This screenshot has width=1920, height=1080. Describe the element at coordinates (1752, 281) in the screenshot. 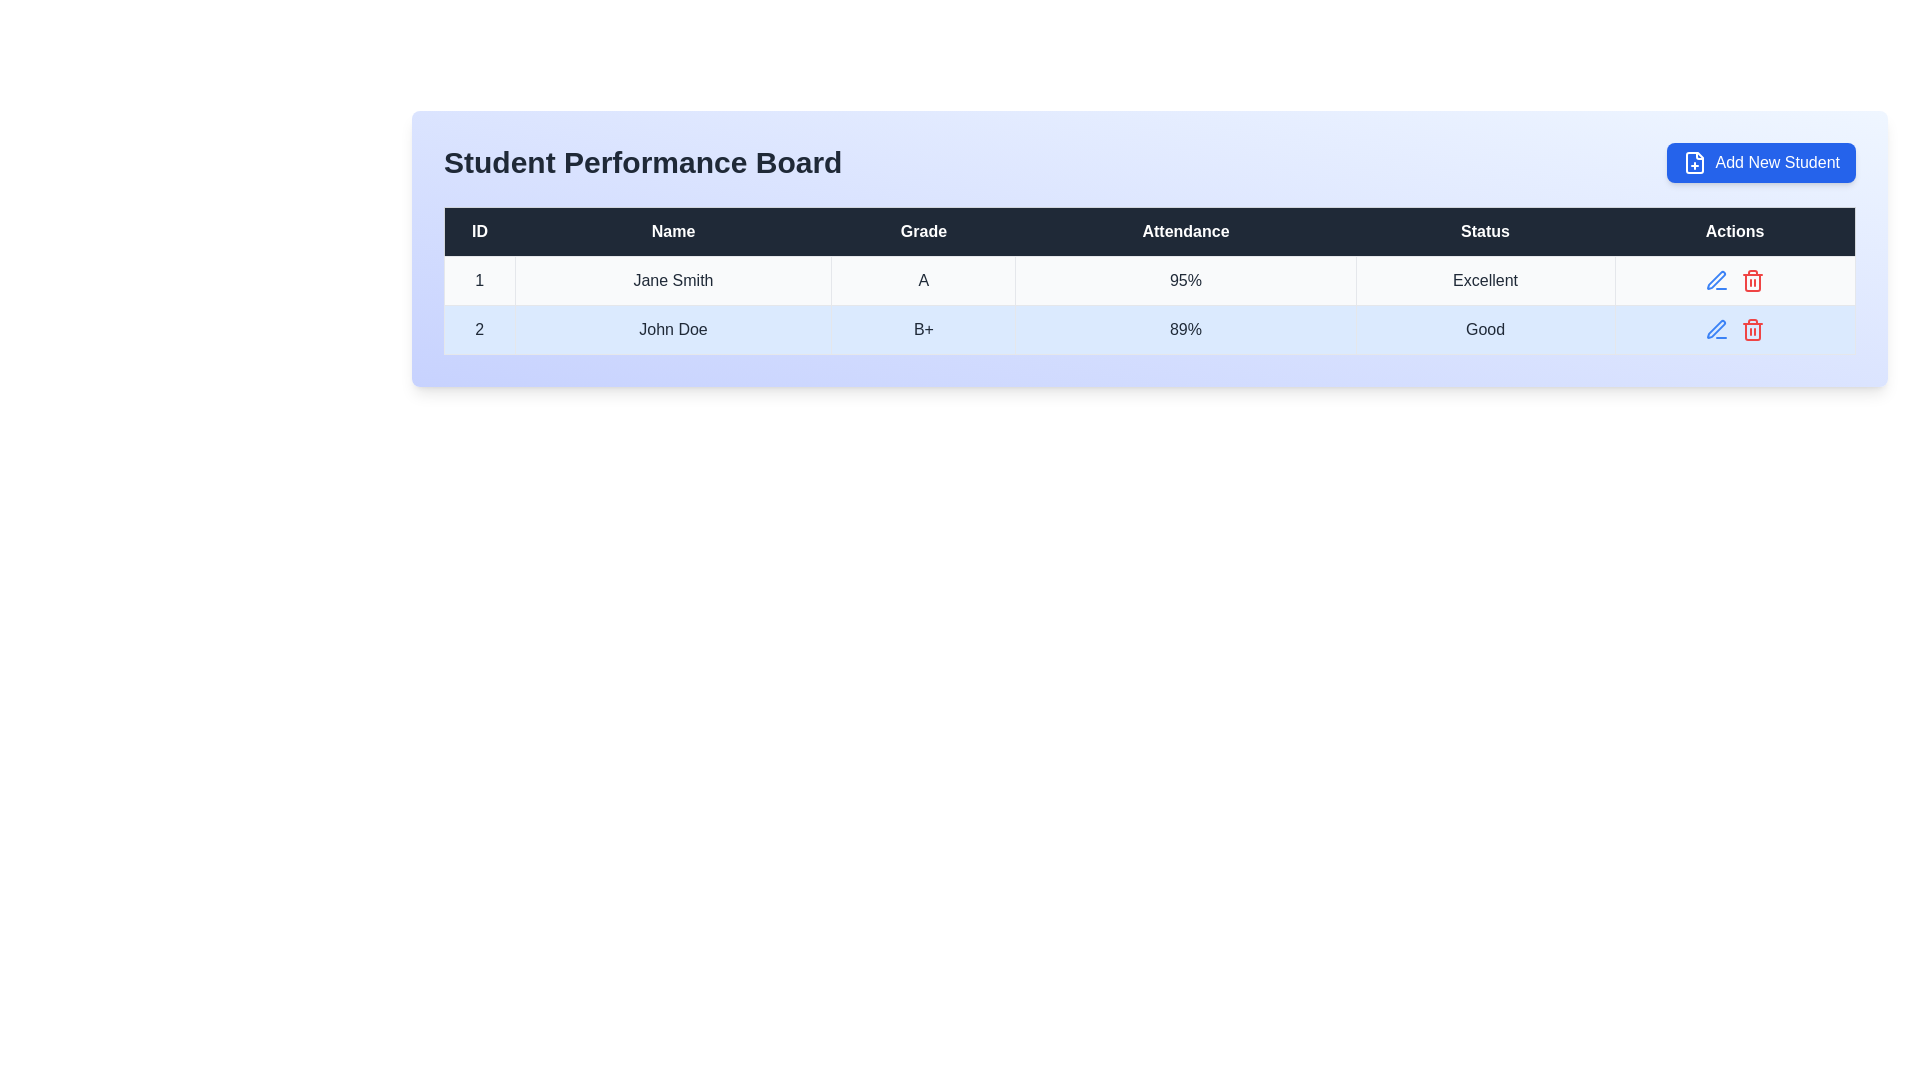

I see `the red trash can icon button located in the 'Actions' column` at that location.